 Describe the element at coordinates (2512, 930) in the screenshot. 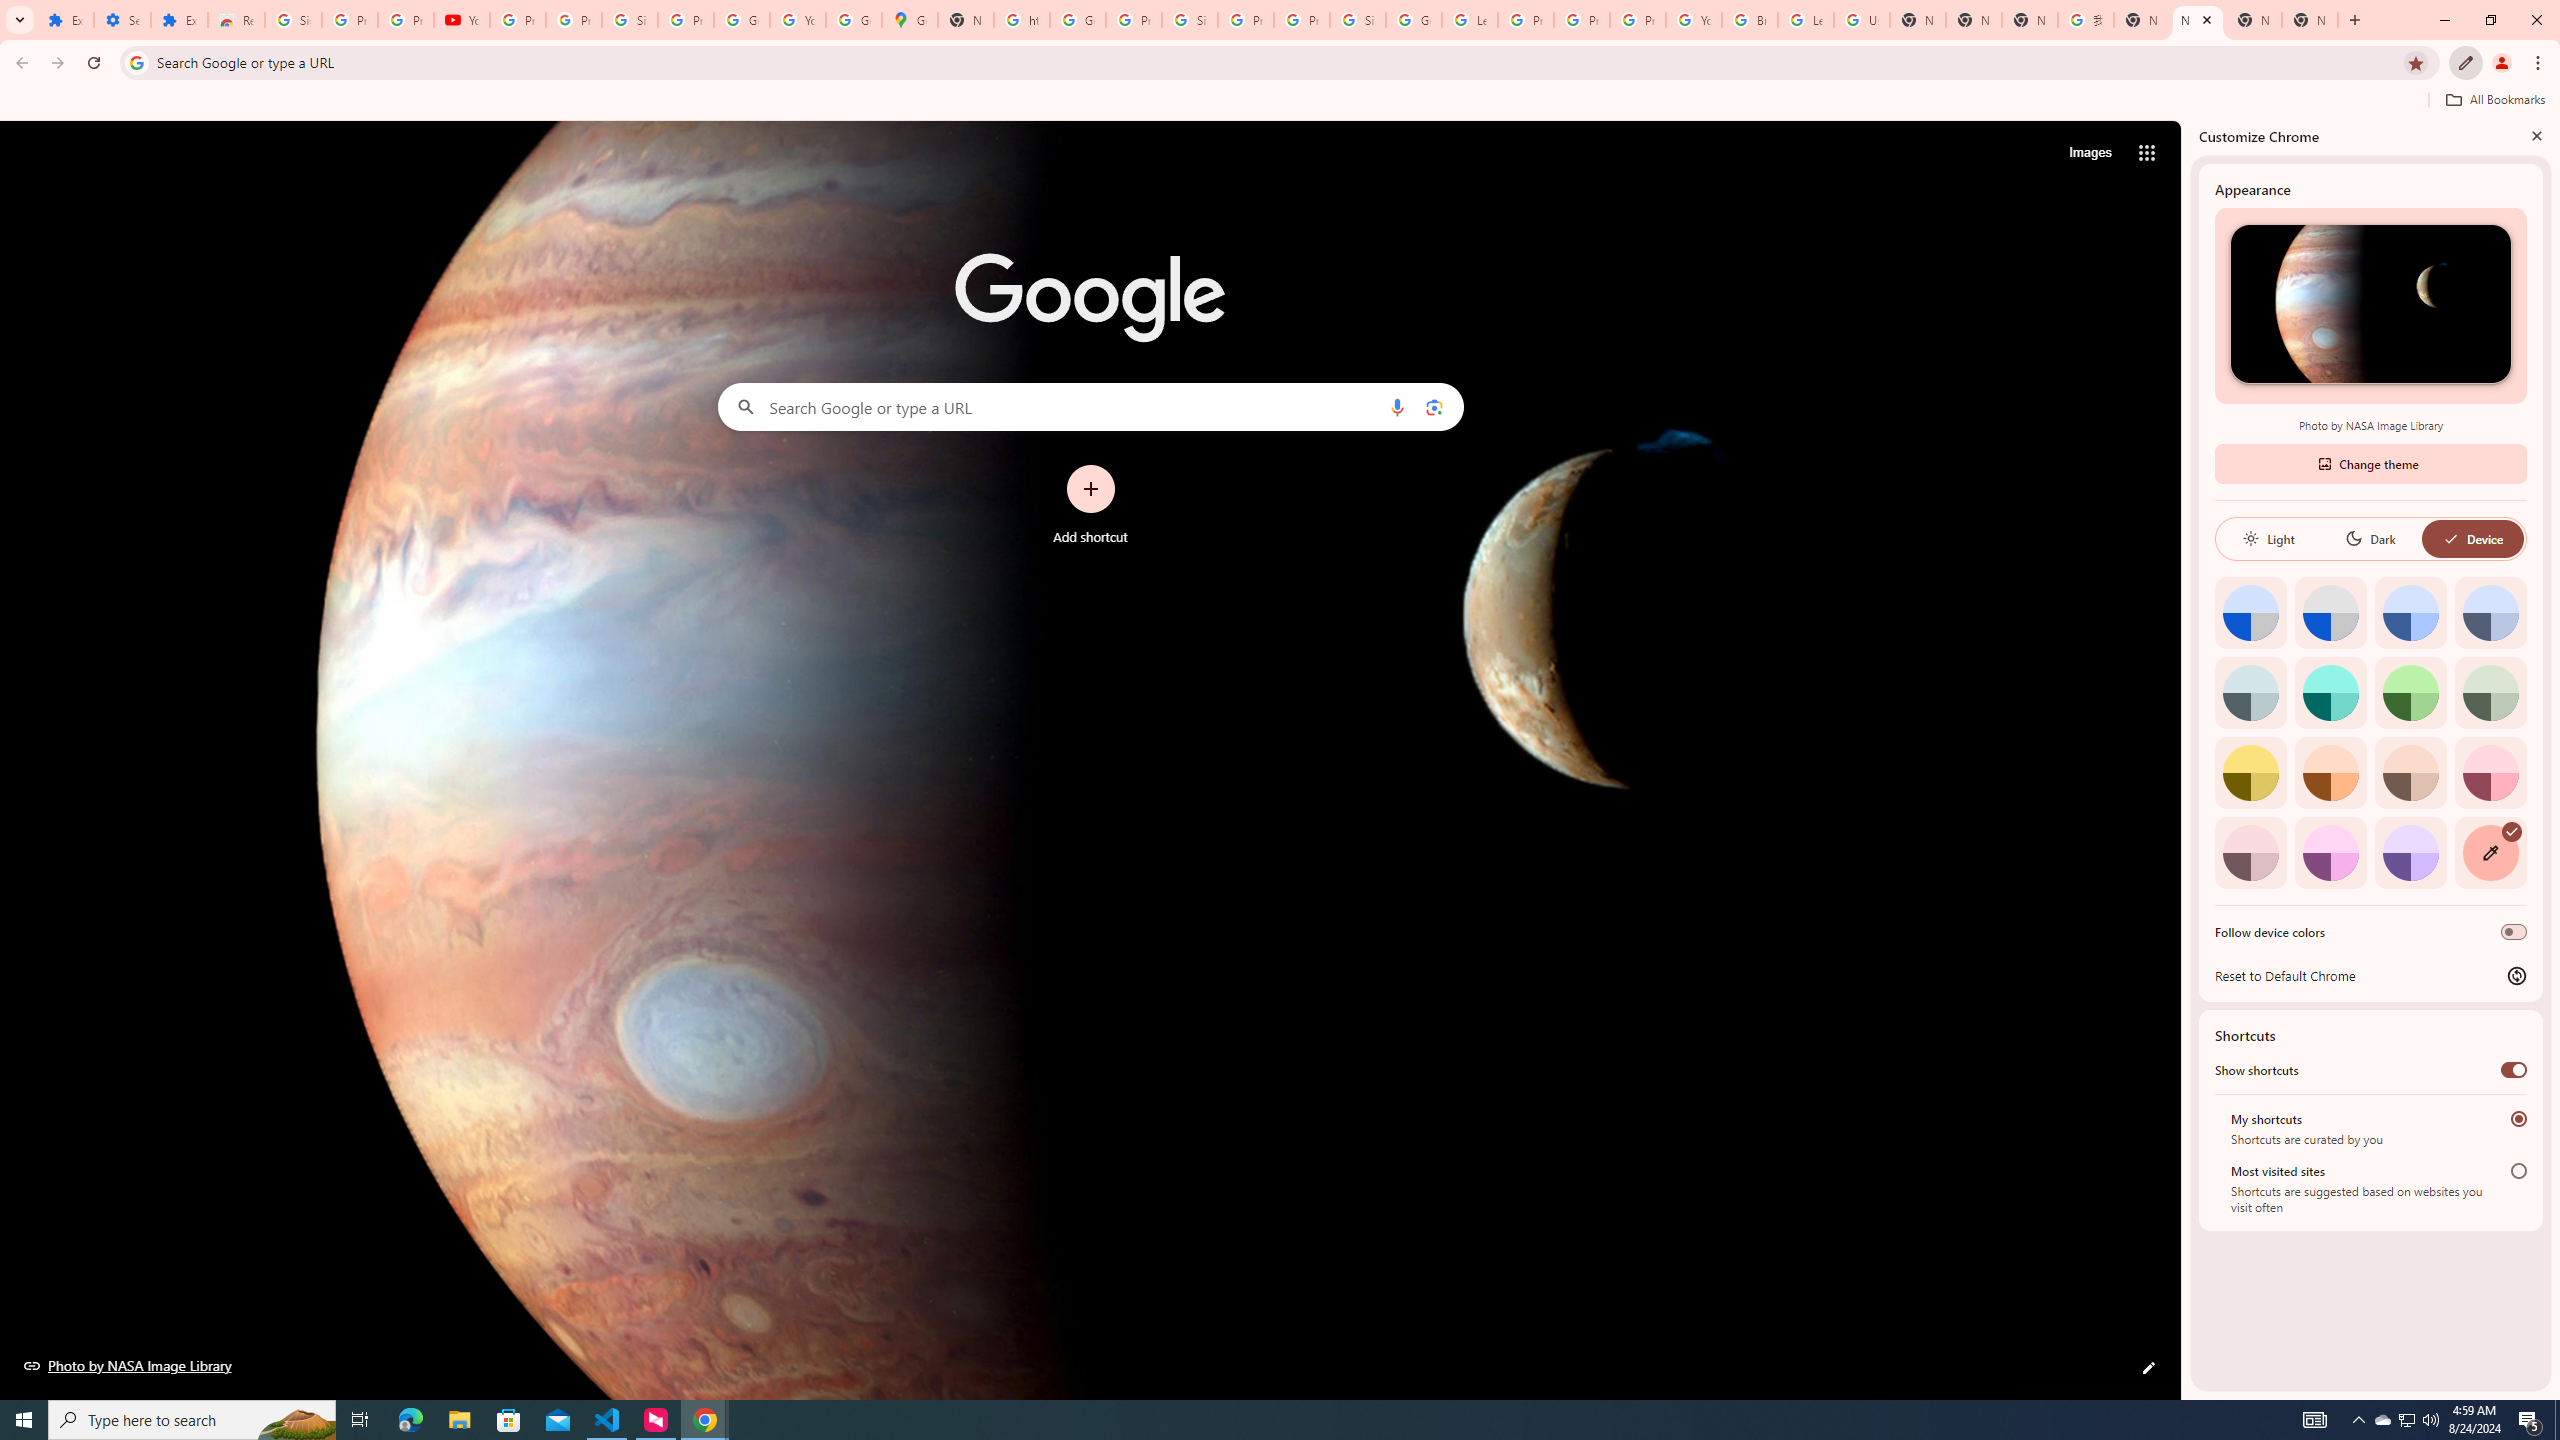

I see `'Follow device colors'` at that location.